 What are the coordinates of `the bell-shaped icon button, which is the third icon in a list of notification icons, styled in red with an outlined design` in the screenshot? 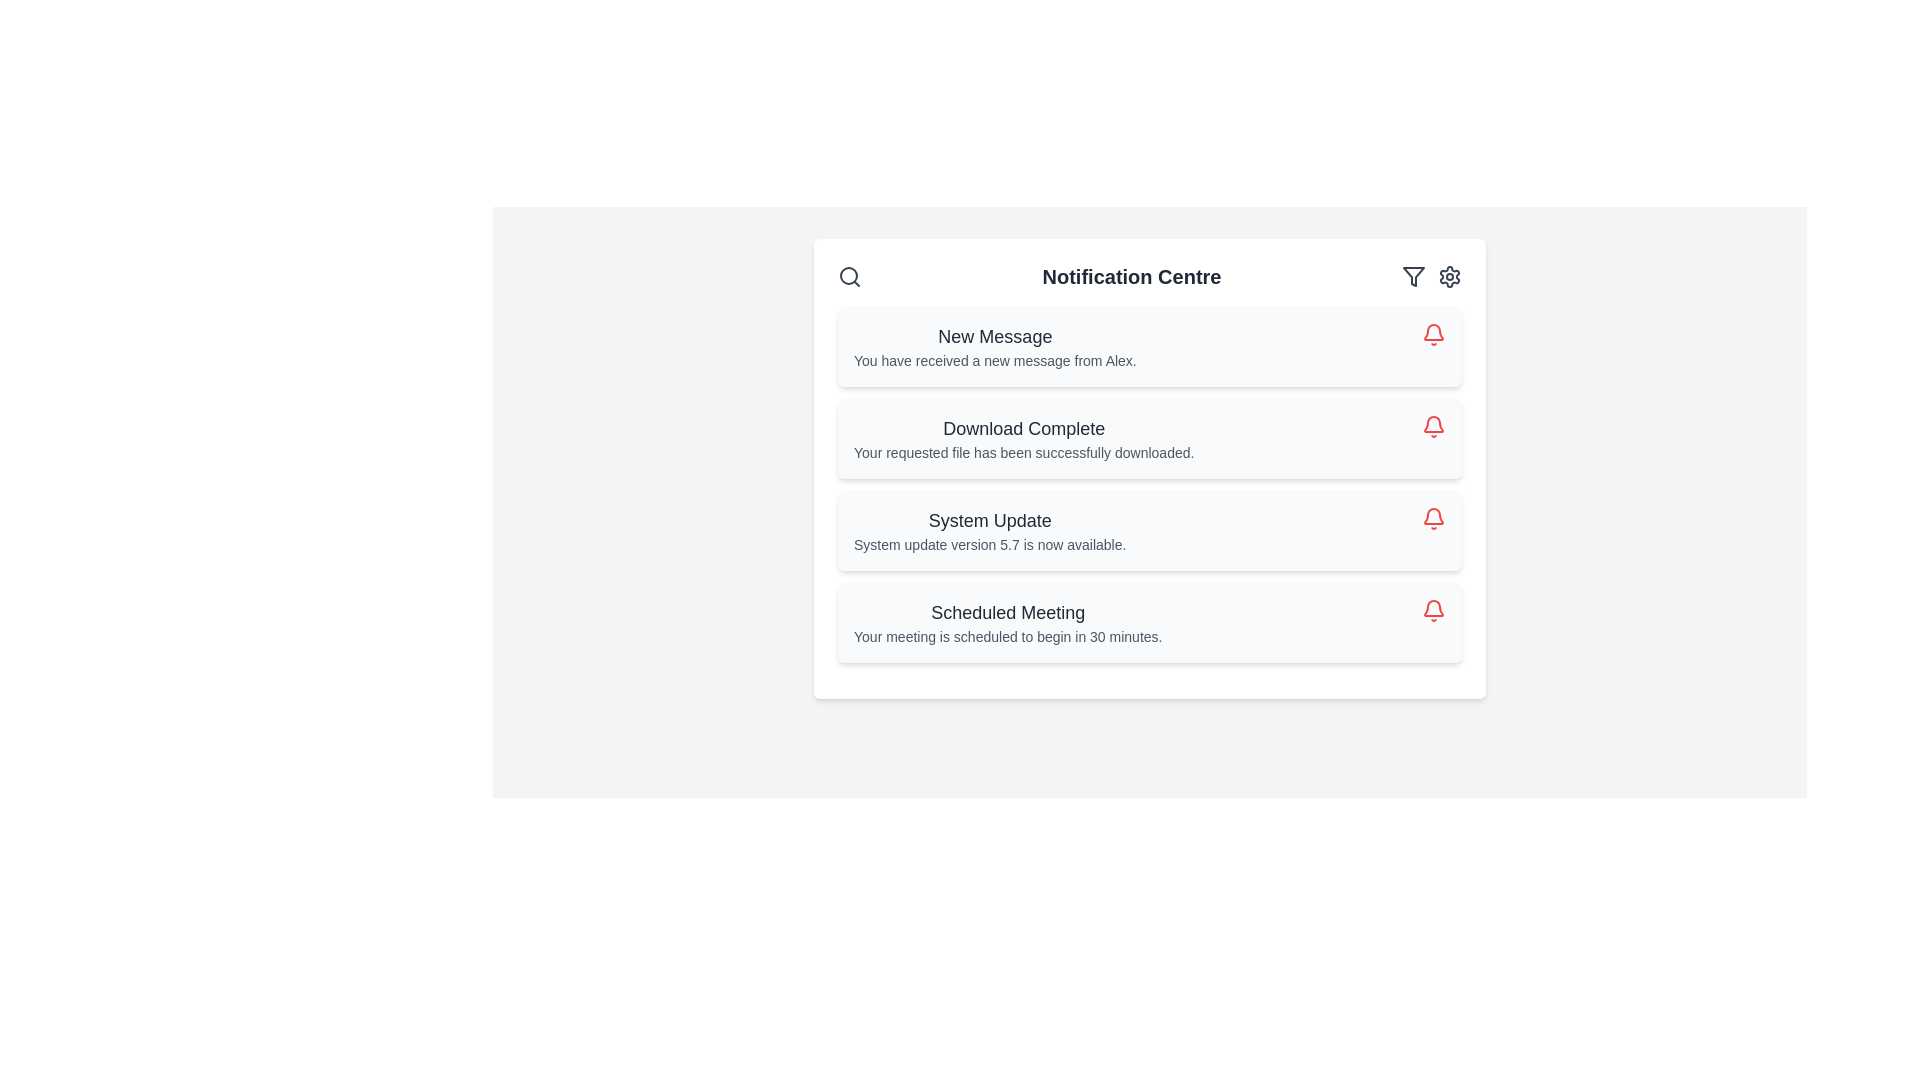 It's located at (1433, 518).